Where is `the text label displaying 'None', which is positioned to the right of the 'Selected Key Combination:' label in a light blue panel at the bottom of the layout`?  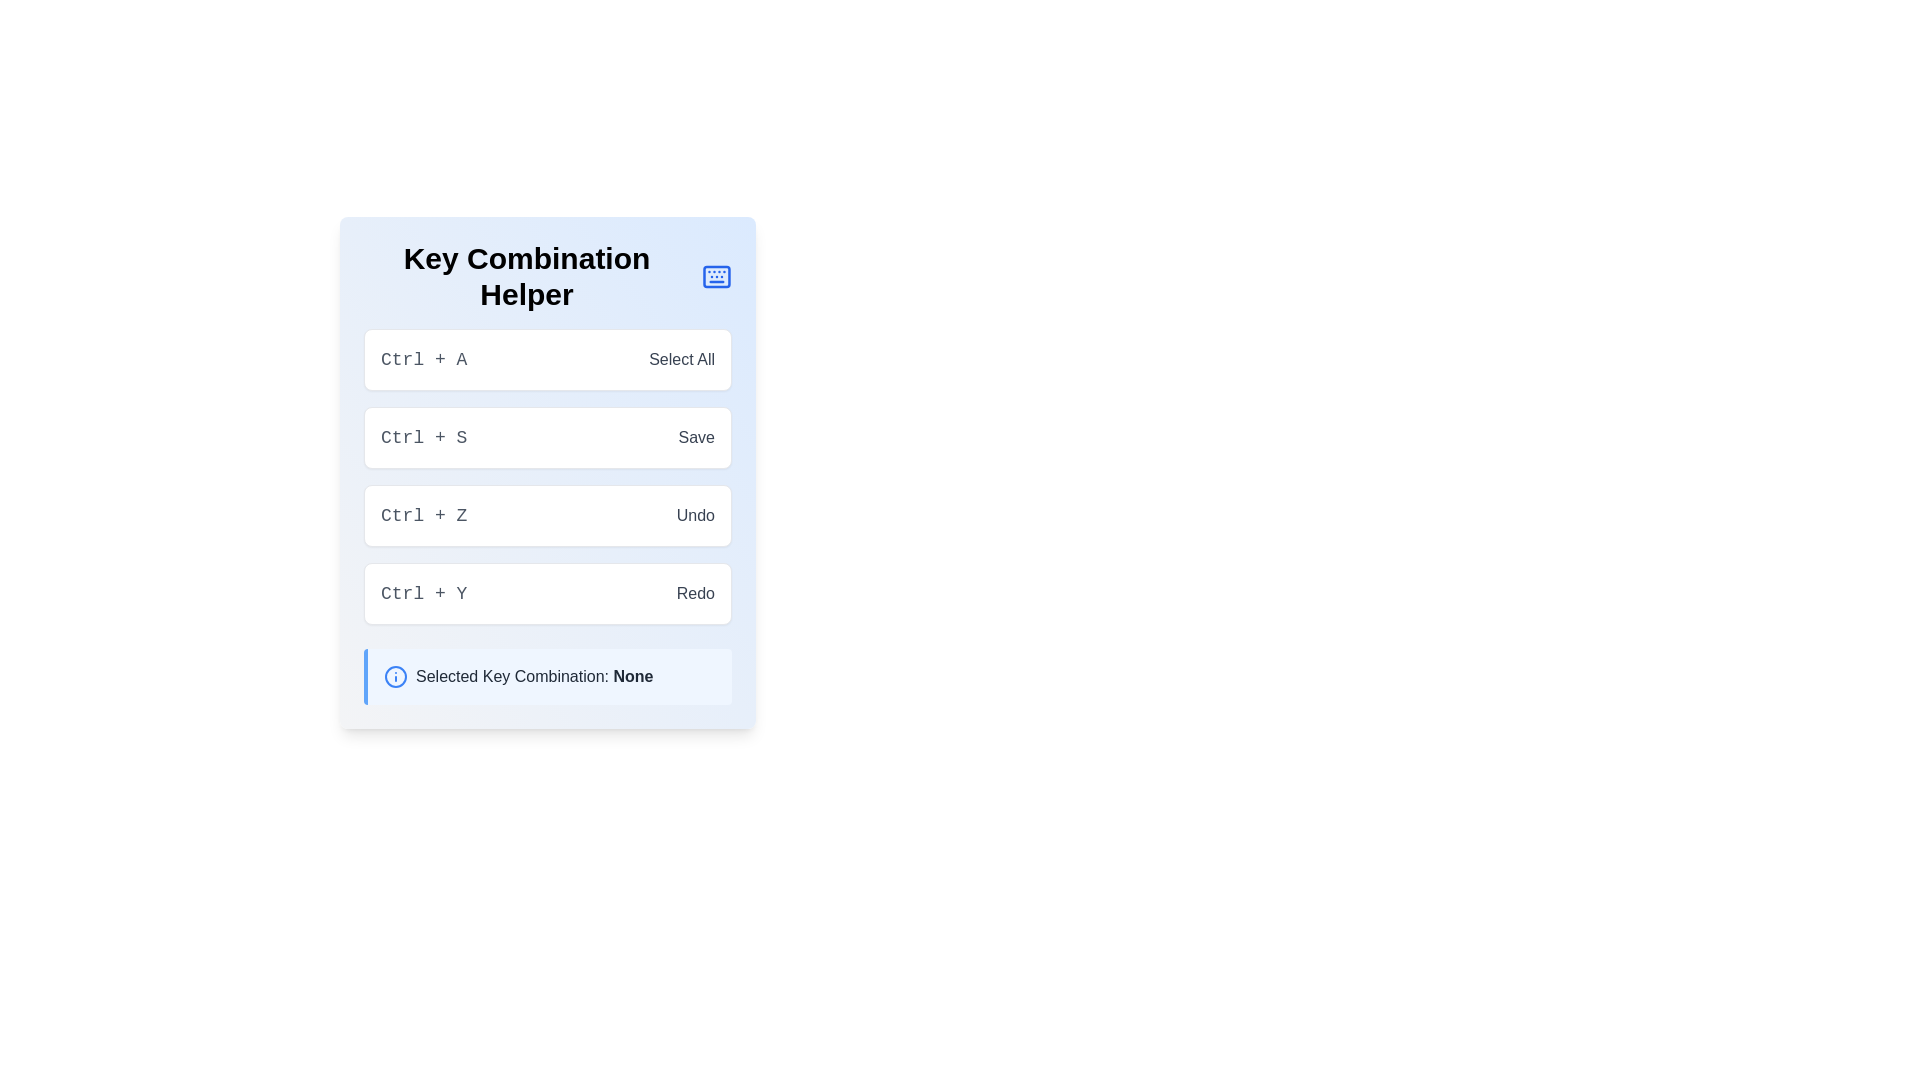 the text label displaying 'None', which is positioned to the right of the 'Selected Key Combination:' label in a light blue panel at the bottom of the layout is located at coordinates (632, 675).